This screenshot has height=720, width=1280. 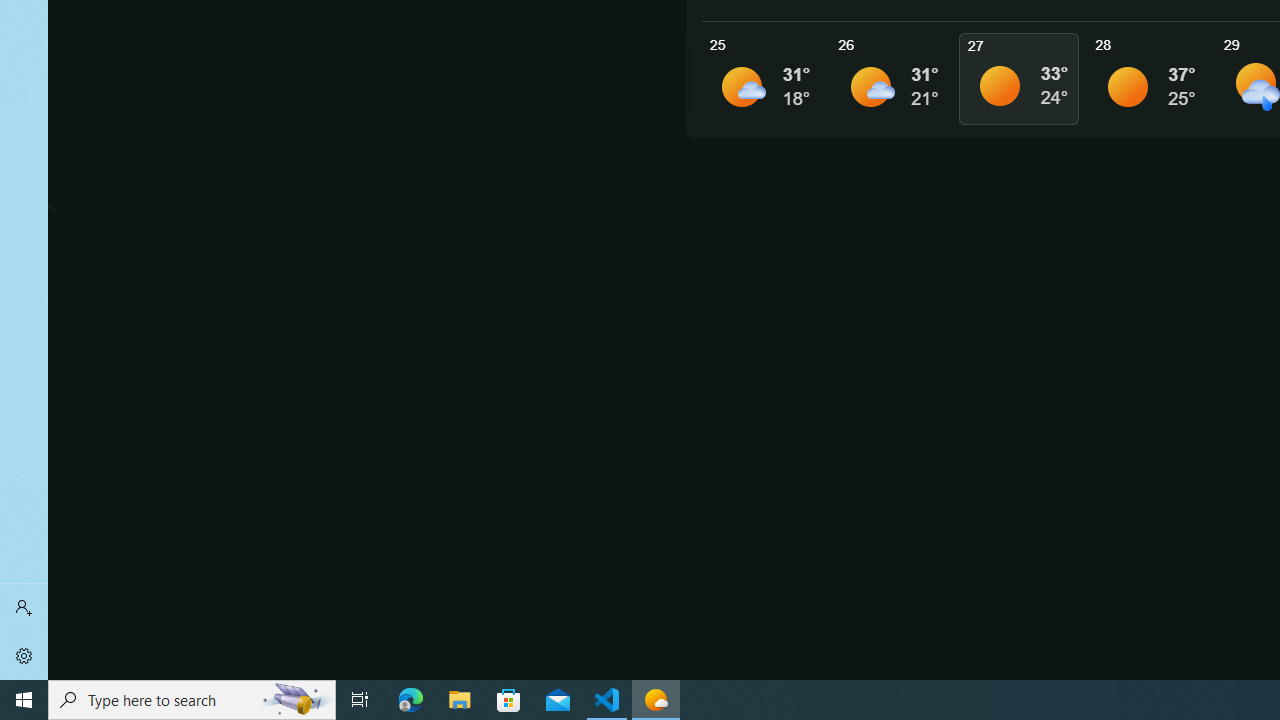 What do you see at coordinates (359, 698) in the screenshot?
I see `'Task View'` at bounding box center [359, 698].